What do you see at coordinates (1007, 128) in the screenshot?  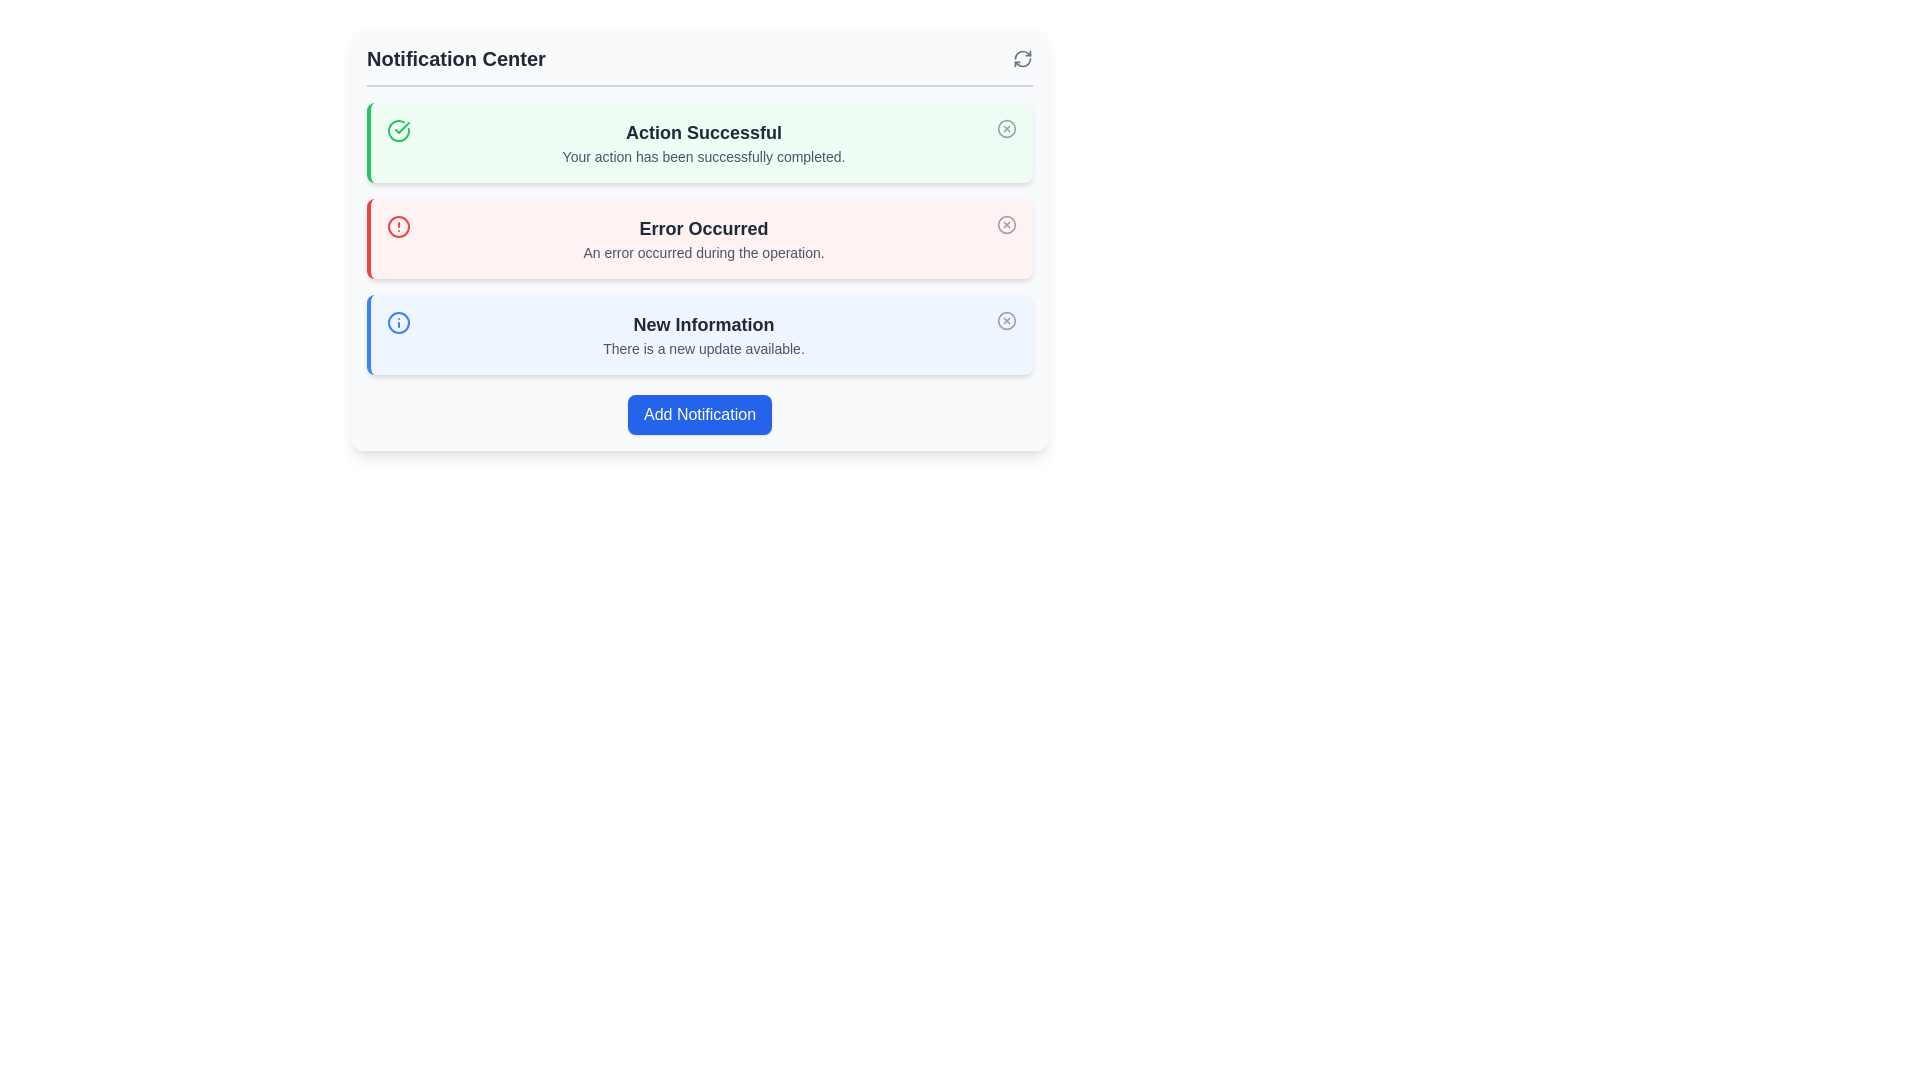 I see `the close button located in the top-right corner of the 'Action Successful' notification` at bounding box center [1007, 128].